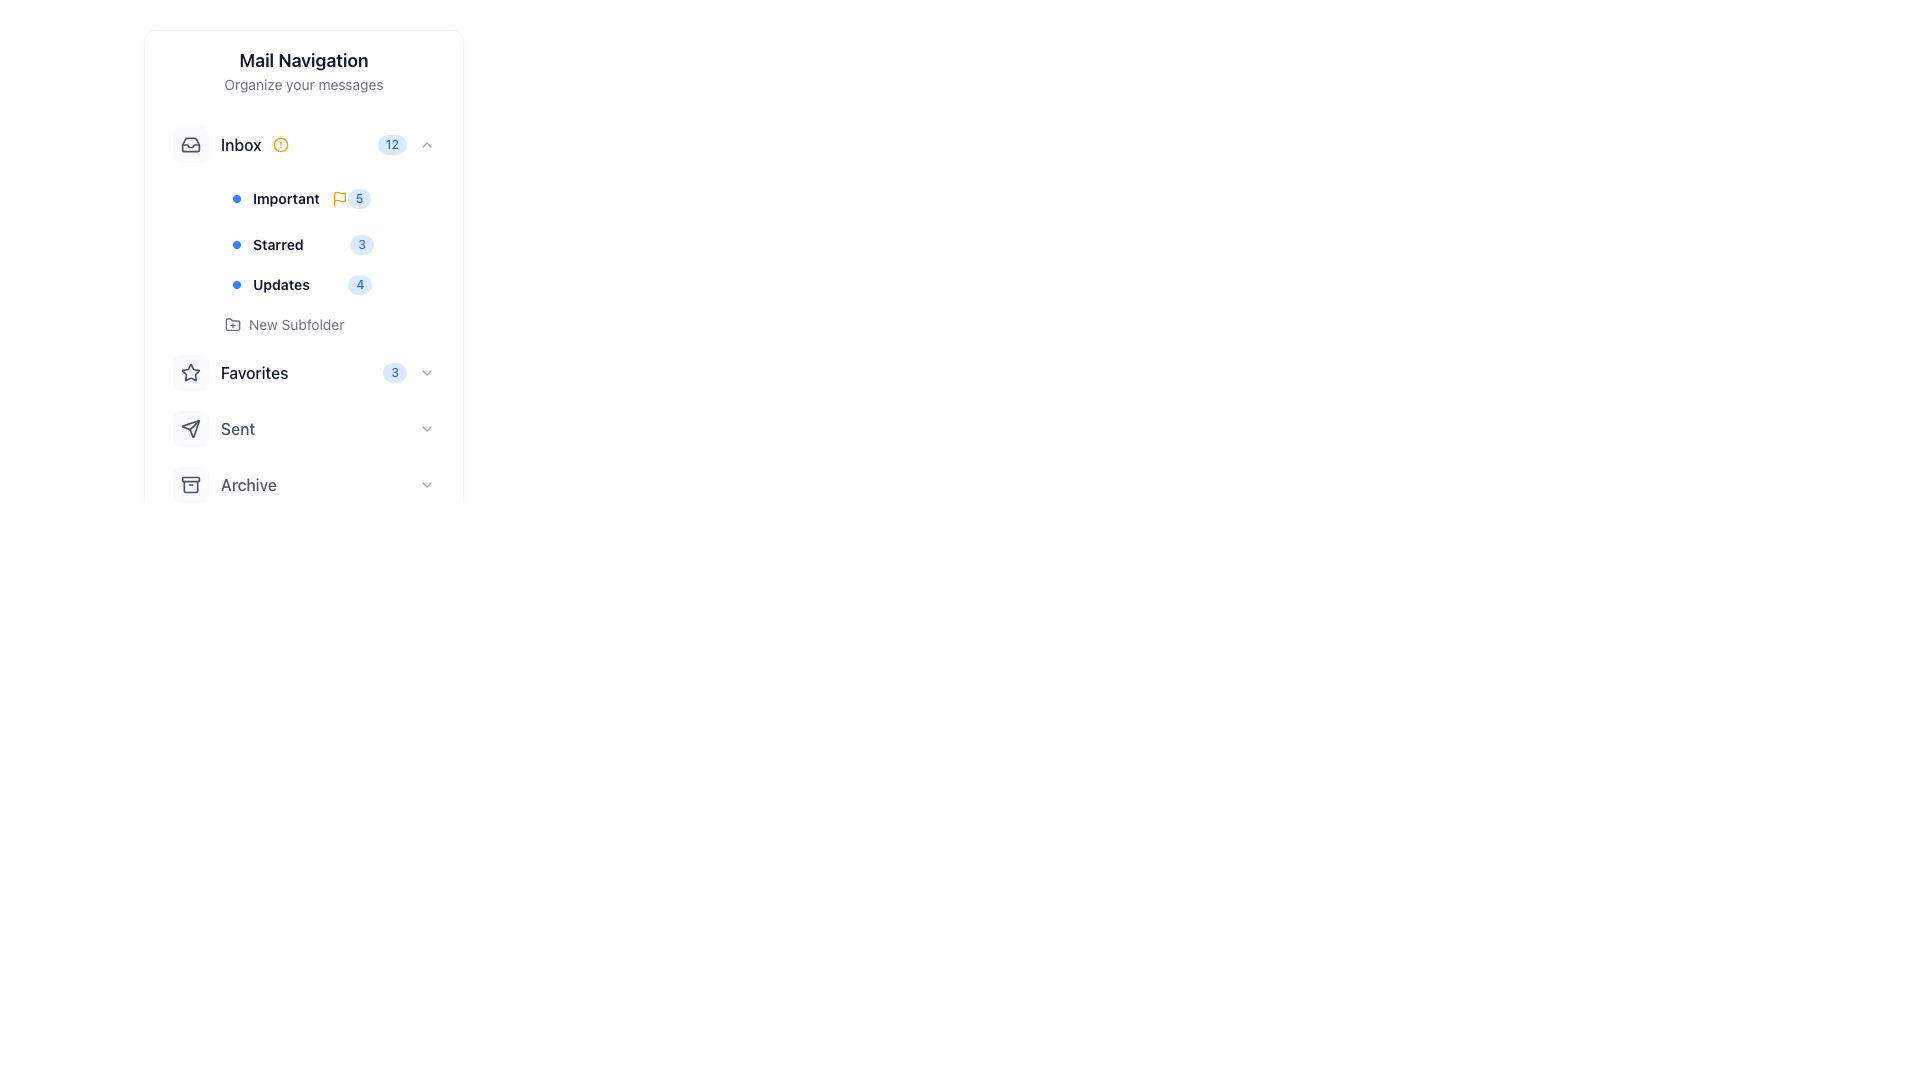  What do you see at coordinates (327, 285) in the screenshot?
I see `the Interactive list item labeled 'Updates' with a notification badge showing '4'` at bounding box center [327, 285].